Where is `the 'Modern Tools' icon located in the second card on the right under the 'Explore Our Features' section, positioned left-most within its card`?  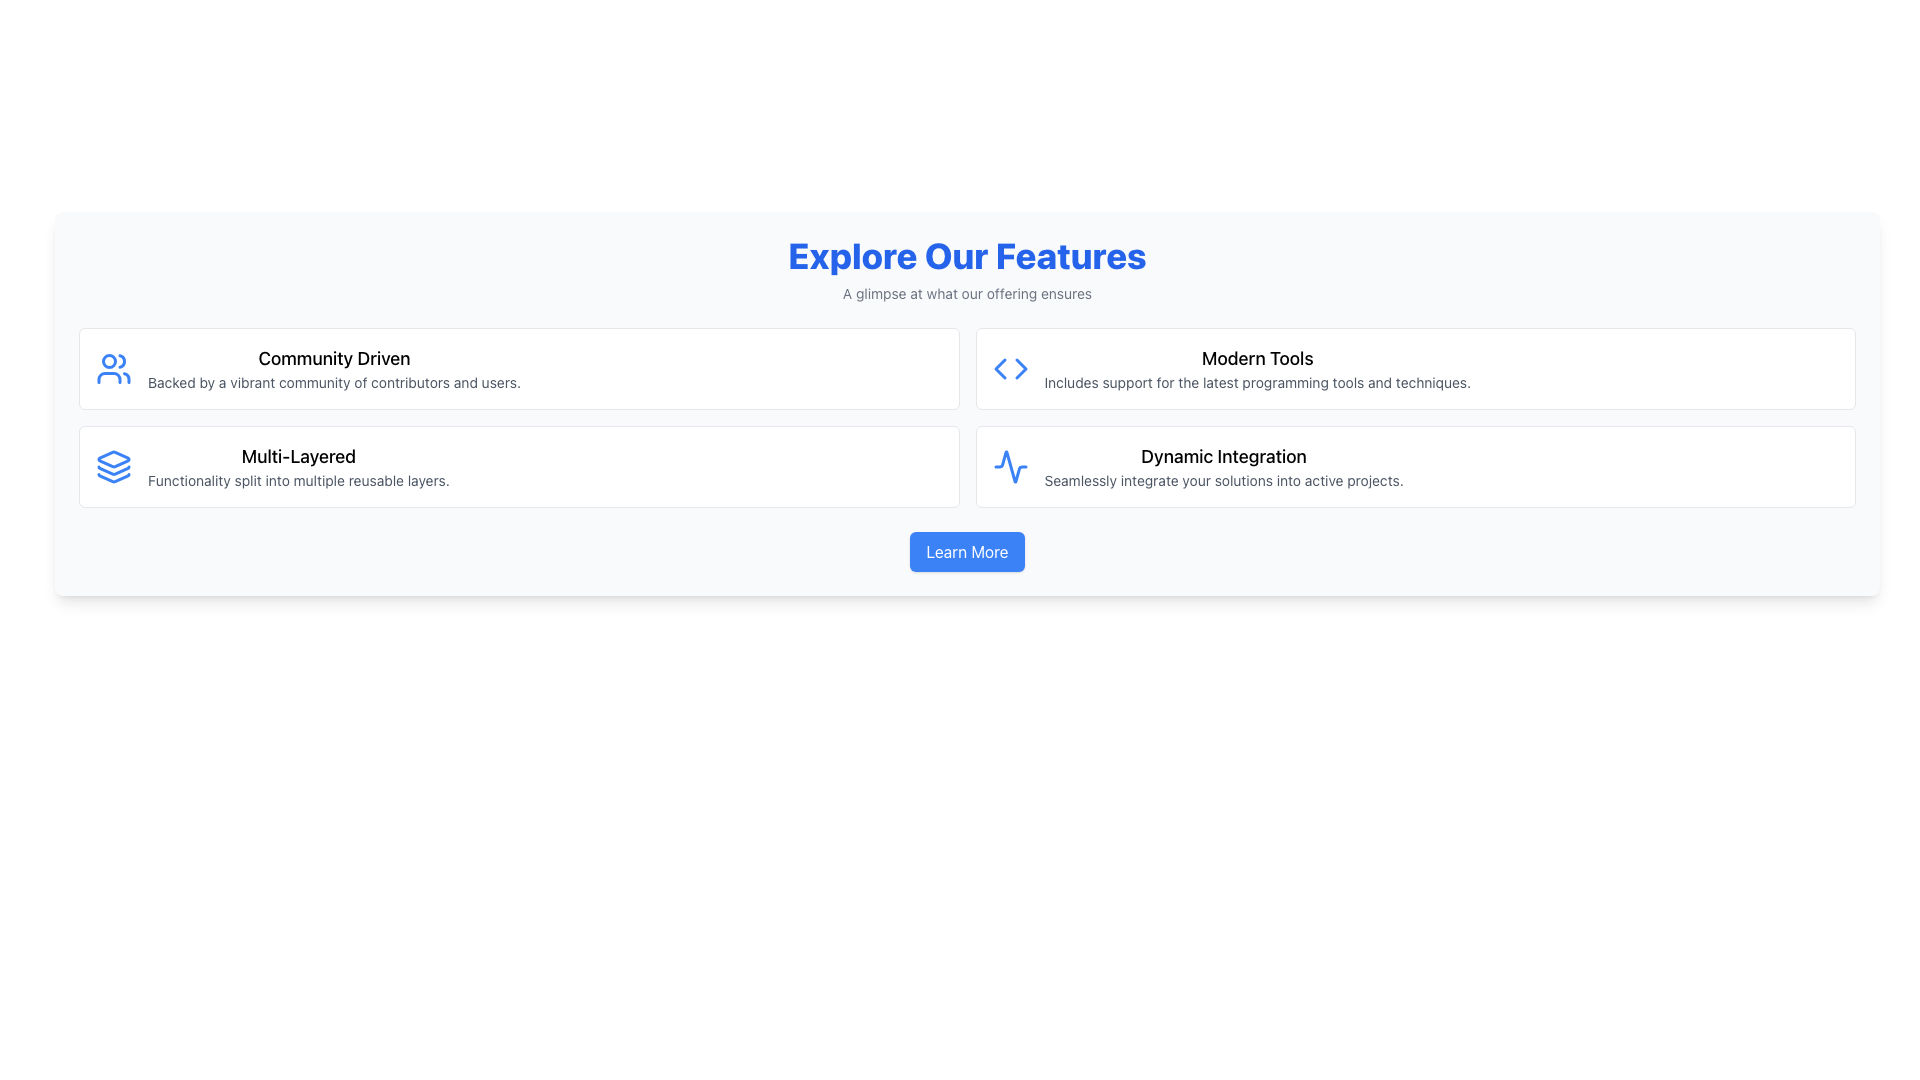
the 'Modern Tools' icon located in the second card on the right under the 'Explore Our Features' section, positioned left-most within its card is located at coordinates (1010, 369).